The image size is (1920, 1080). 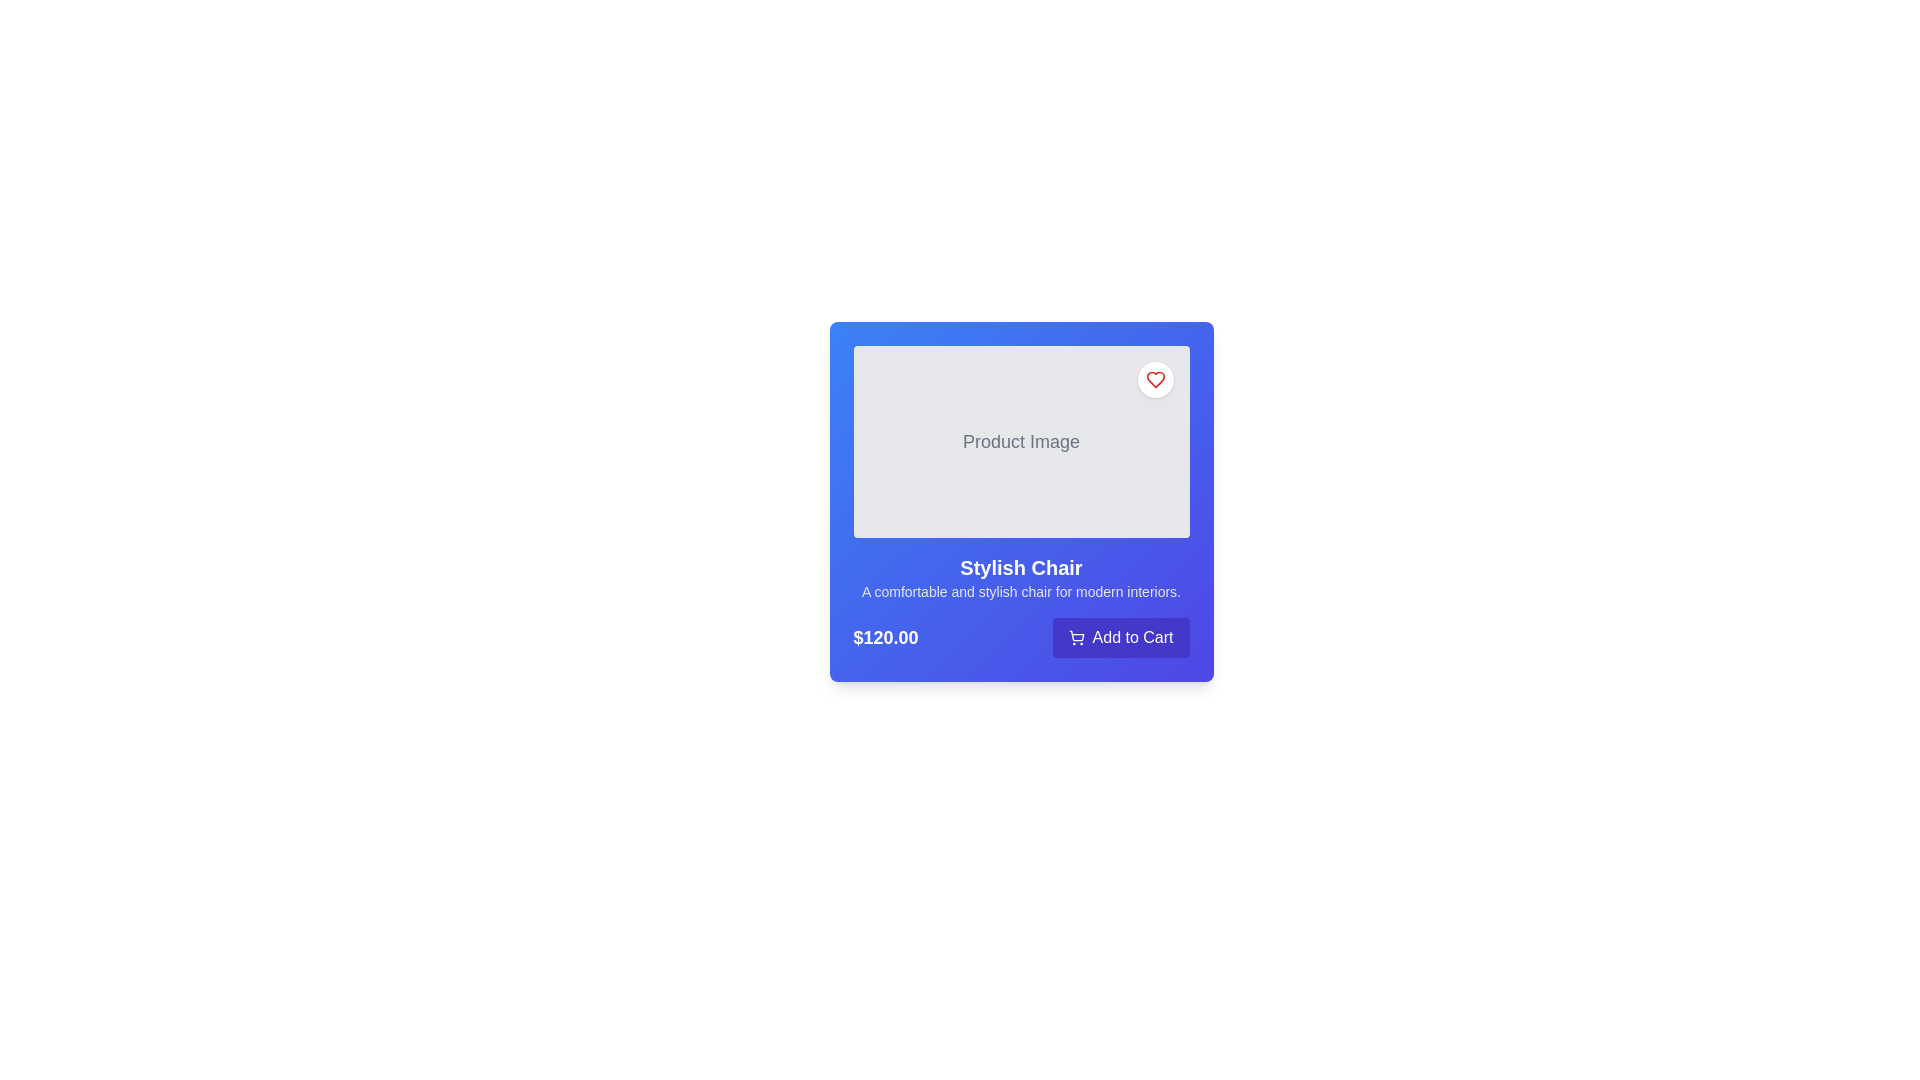 What do you see at coordinates (1021, 604) in the screenshot?
I see `product name 'Stylish Chair' and its description from the informational section located at the bottom of the product card with a blue gradient background` at bounding box center [1021, 604].